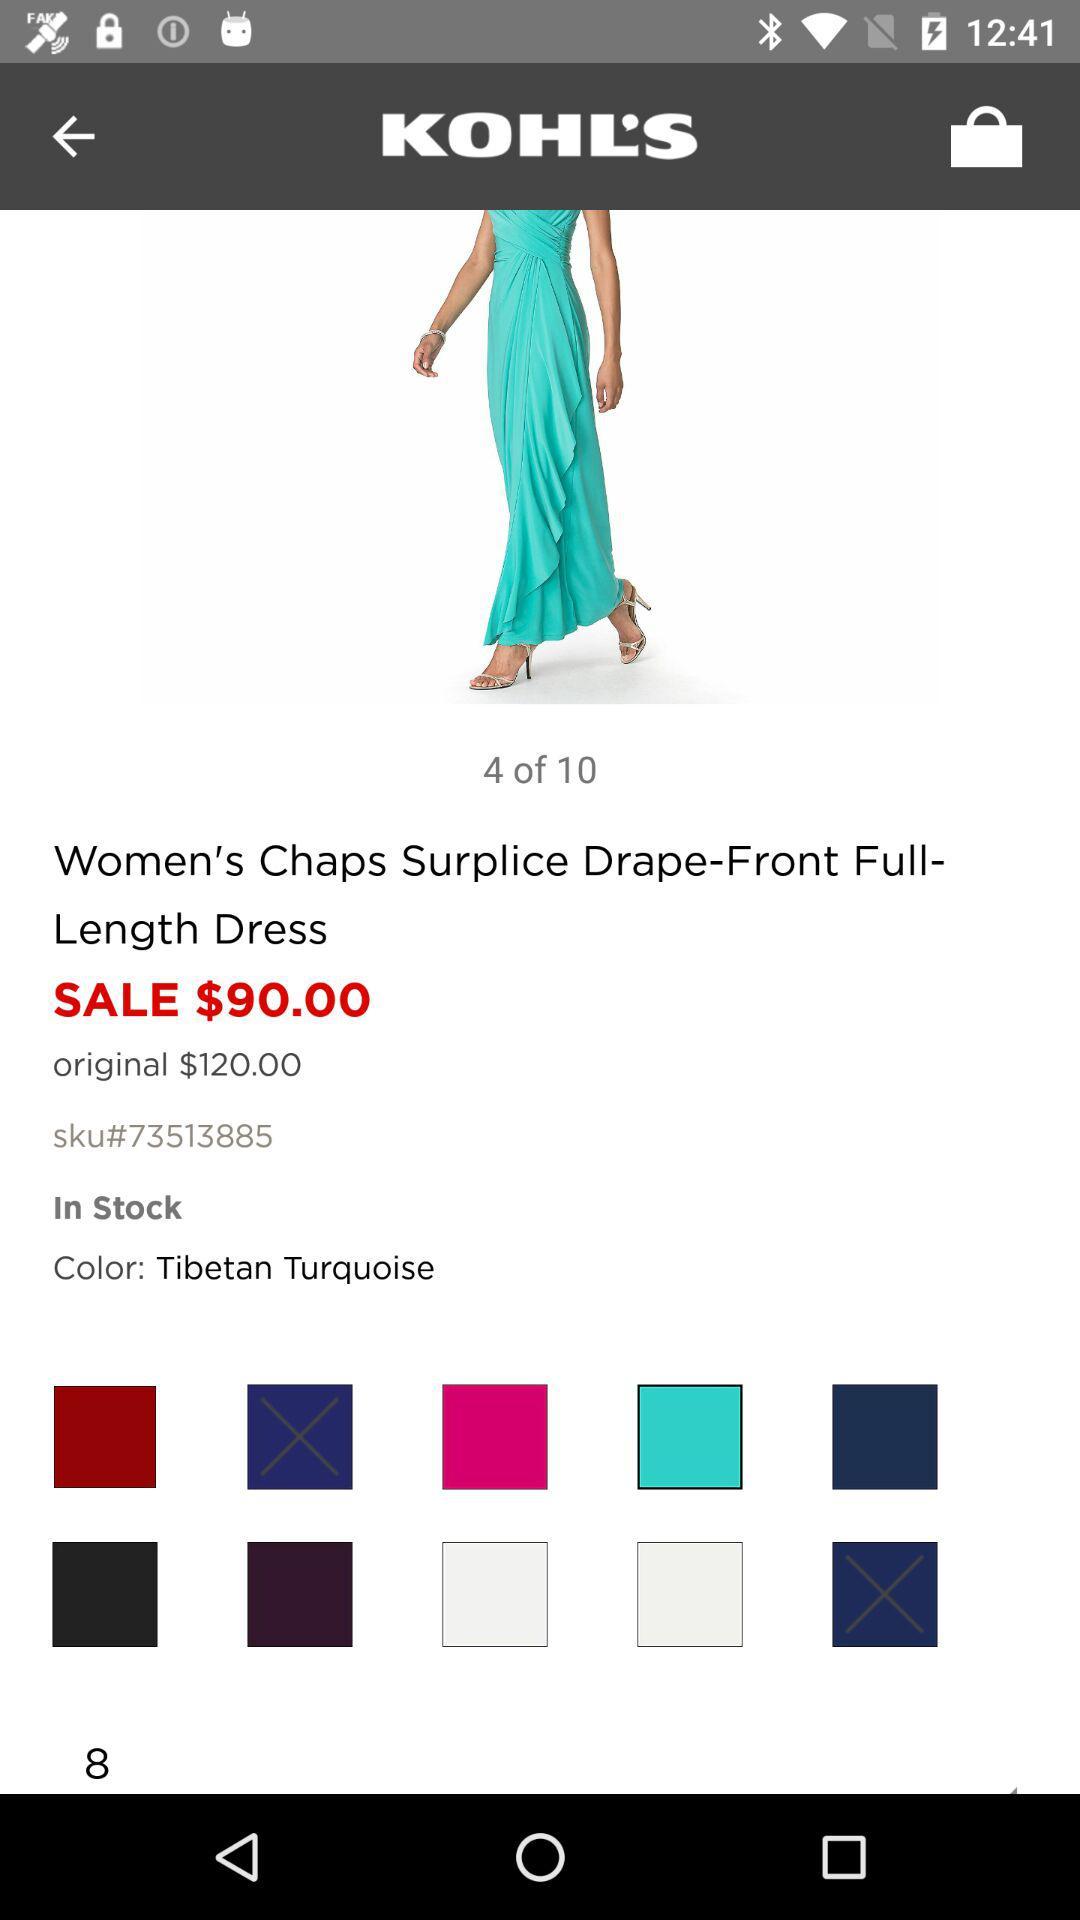 This screenshot has width=1080, height=1920. I want to click on tibetan turquoise option, so click(689, 1435).